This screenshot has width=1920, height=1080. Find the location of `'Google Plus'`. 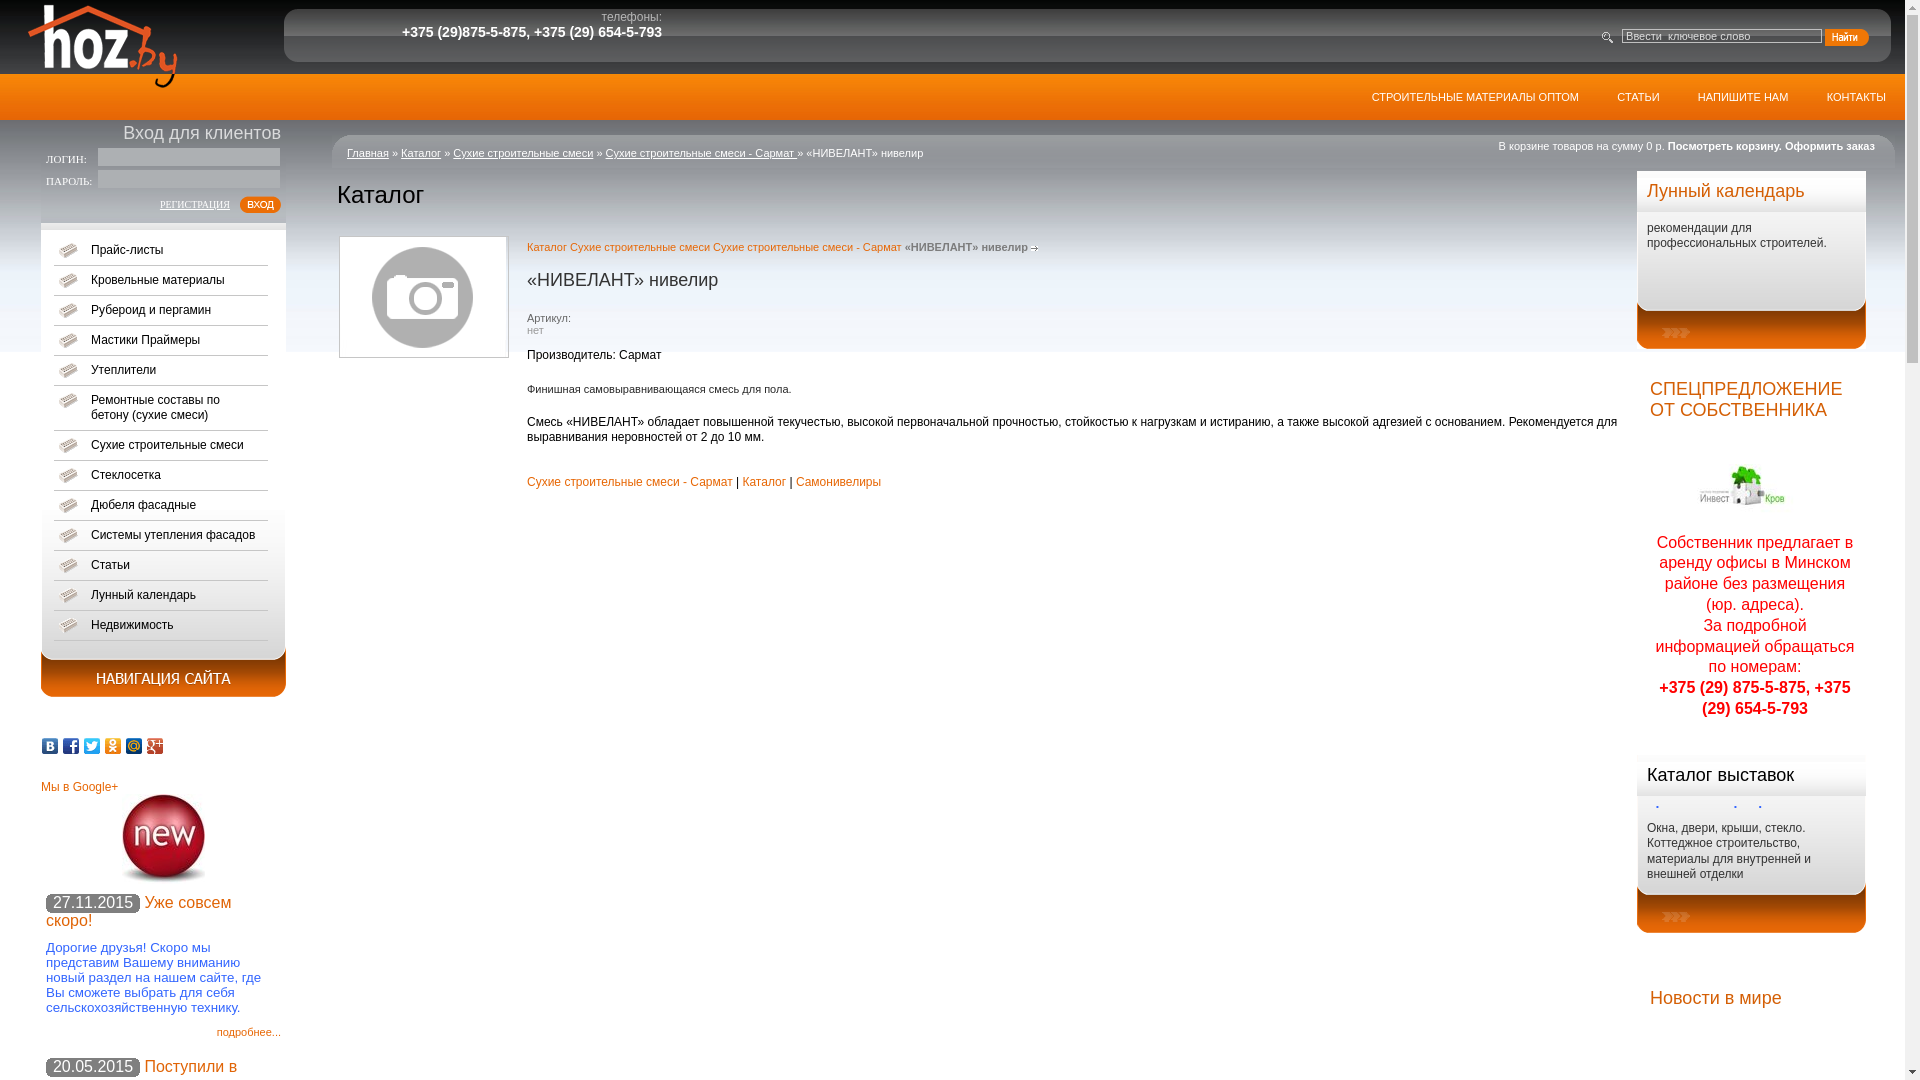

'Google Plus' is located at coordinates (143, 745).